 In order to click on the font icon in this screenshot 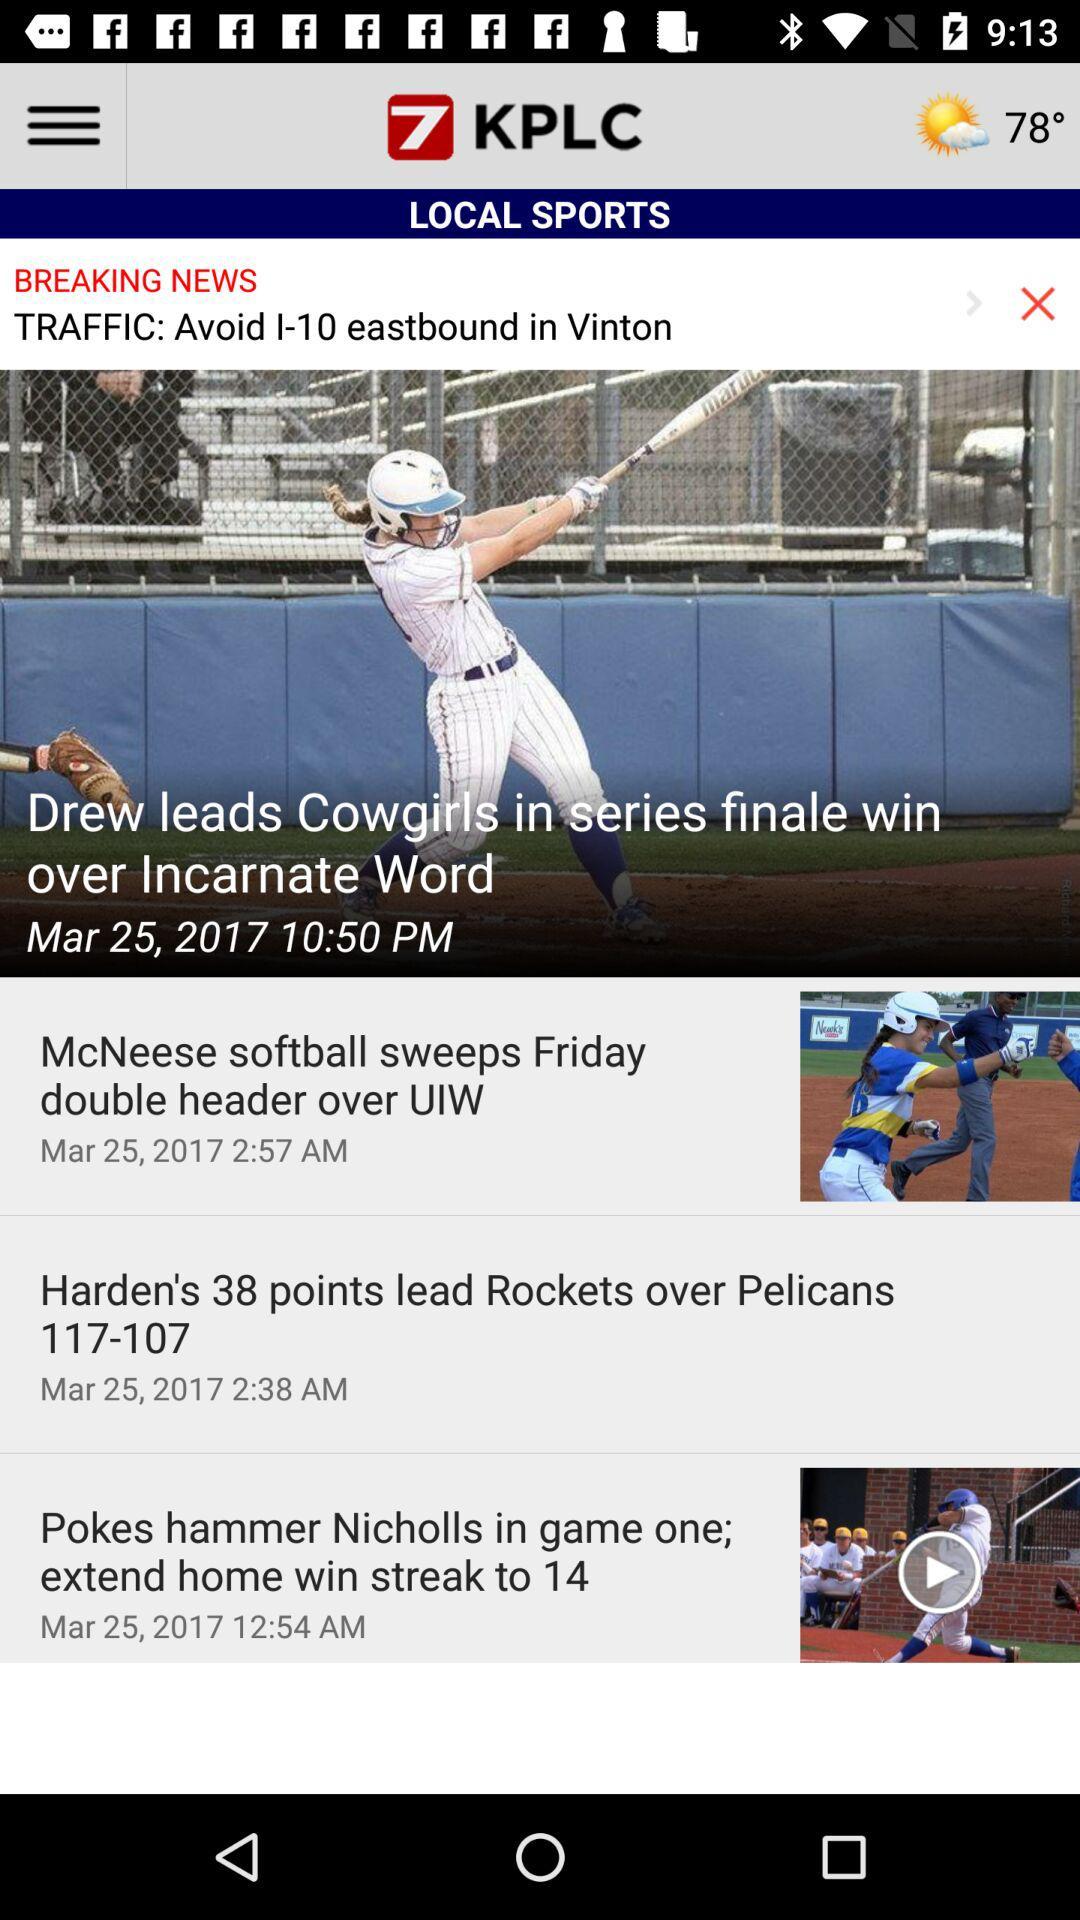, I will do `click(540, 124)`.